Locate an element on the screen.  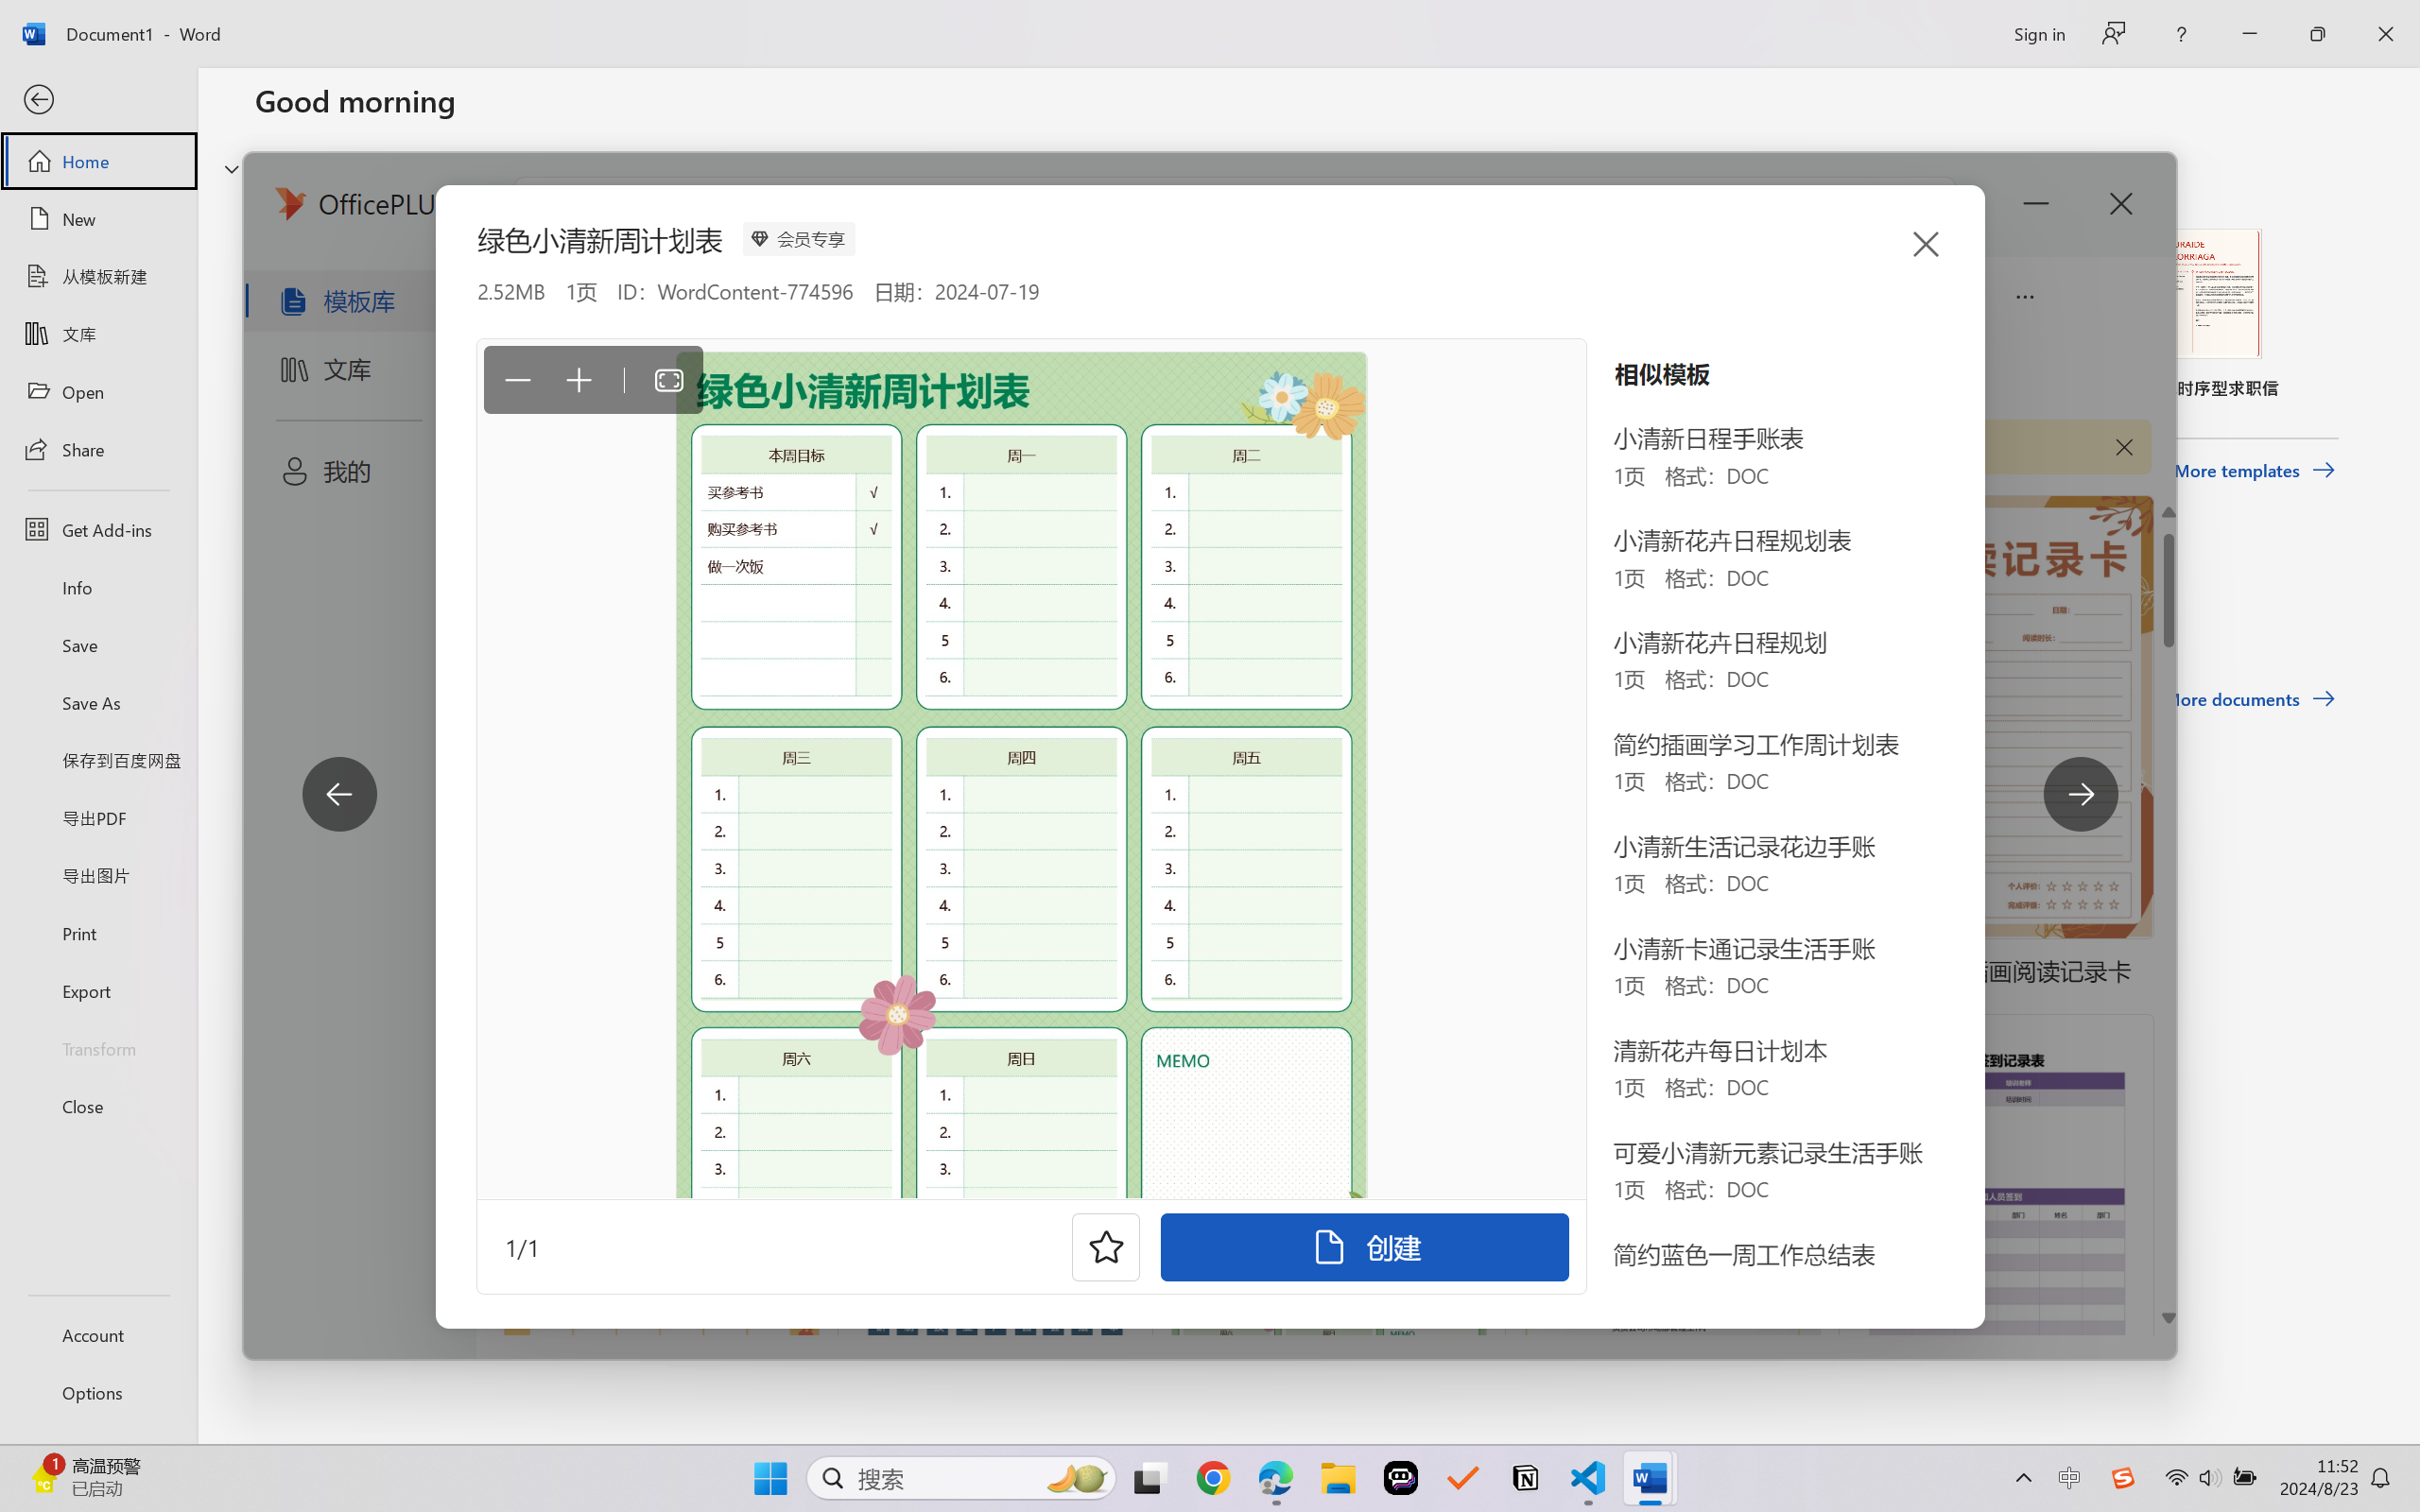
'Save As' is located at coordinates (97, 702).